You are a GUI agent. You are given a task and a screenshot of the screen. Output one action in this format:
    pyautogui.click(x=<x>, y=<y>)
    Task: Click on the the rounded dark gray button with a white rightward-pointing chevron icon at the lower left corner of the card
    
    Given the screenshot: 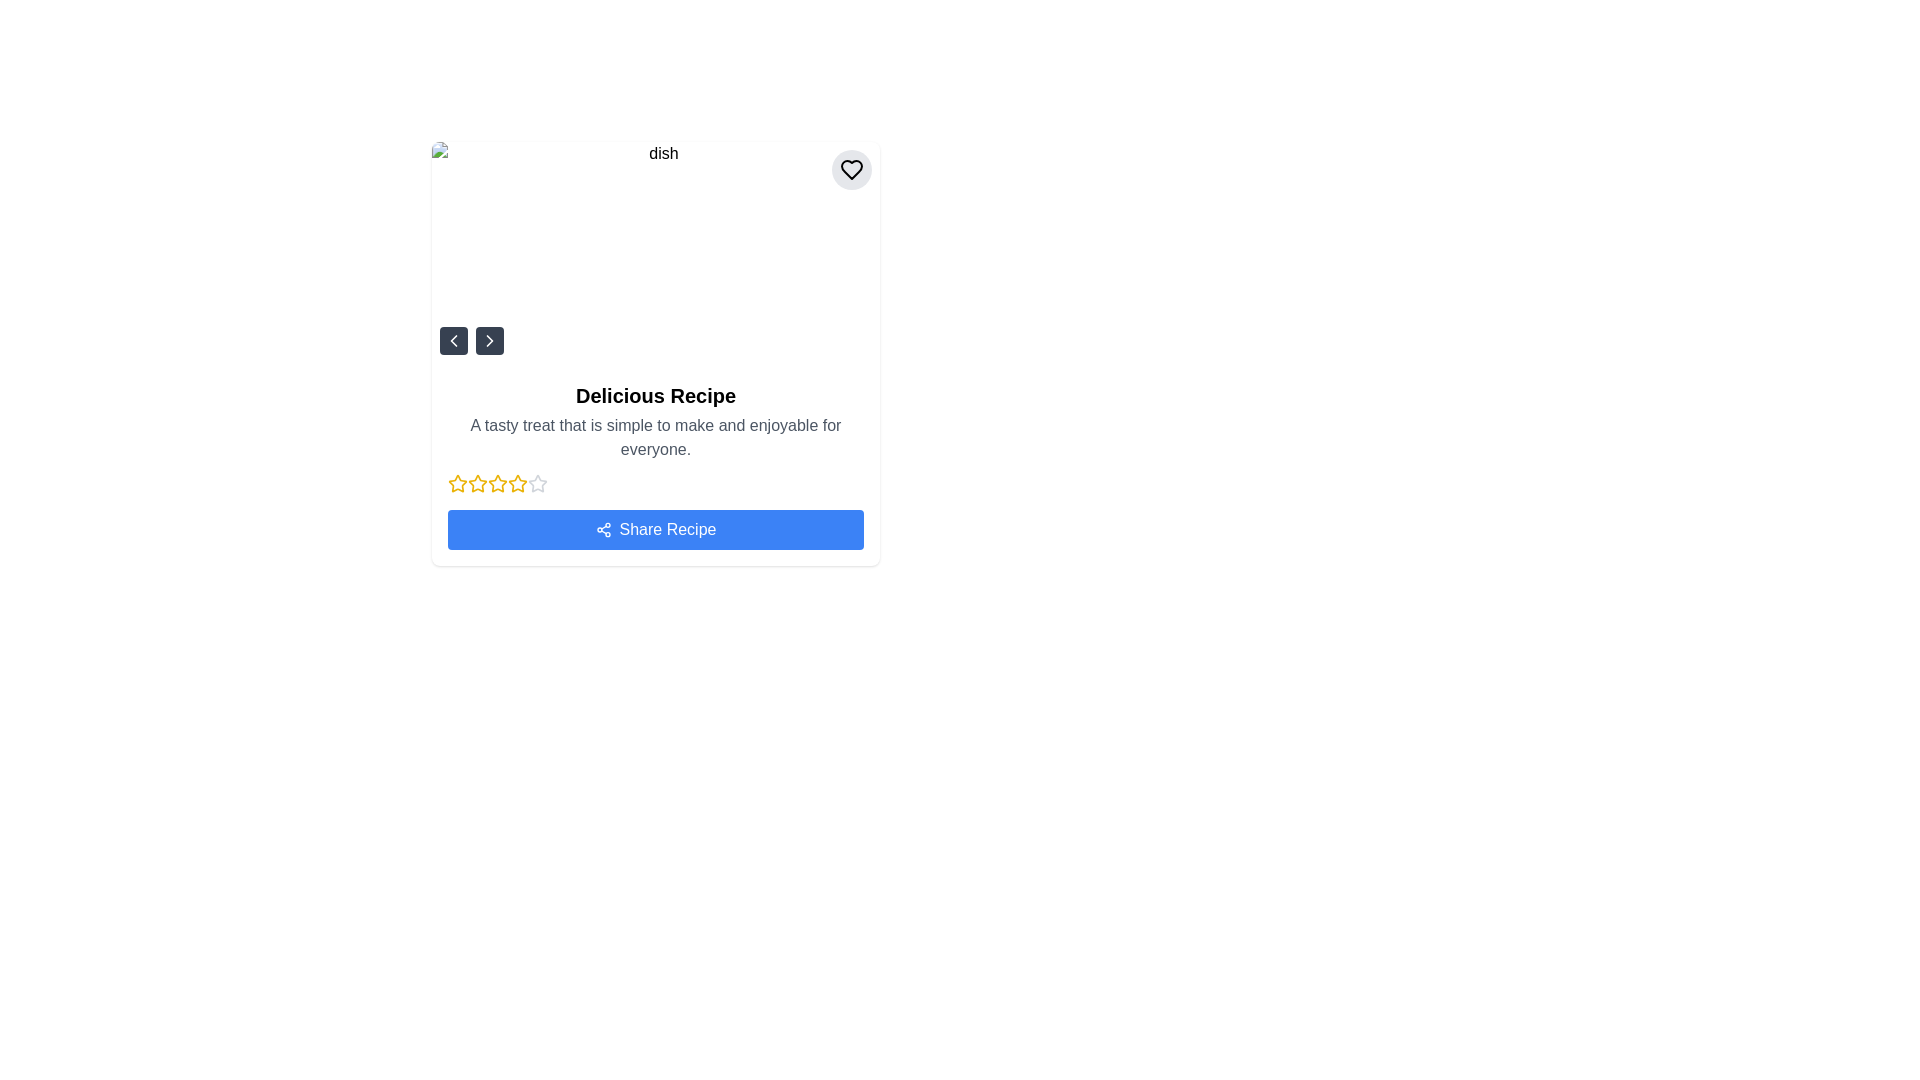 What is the action you would take?
    pyautogui.click(x=489, y=339)
    